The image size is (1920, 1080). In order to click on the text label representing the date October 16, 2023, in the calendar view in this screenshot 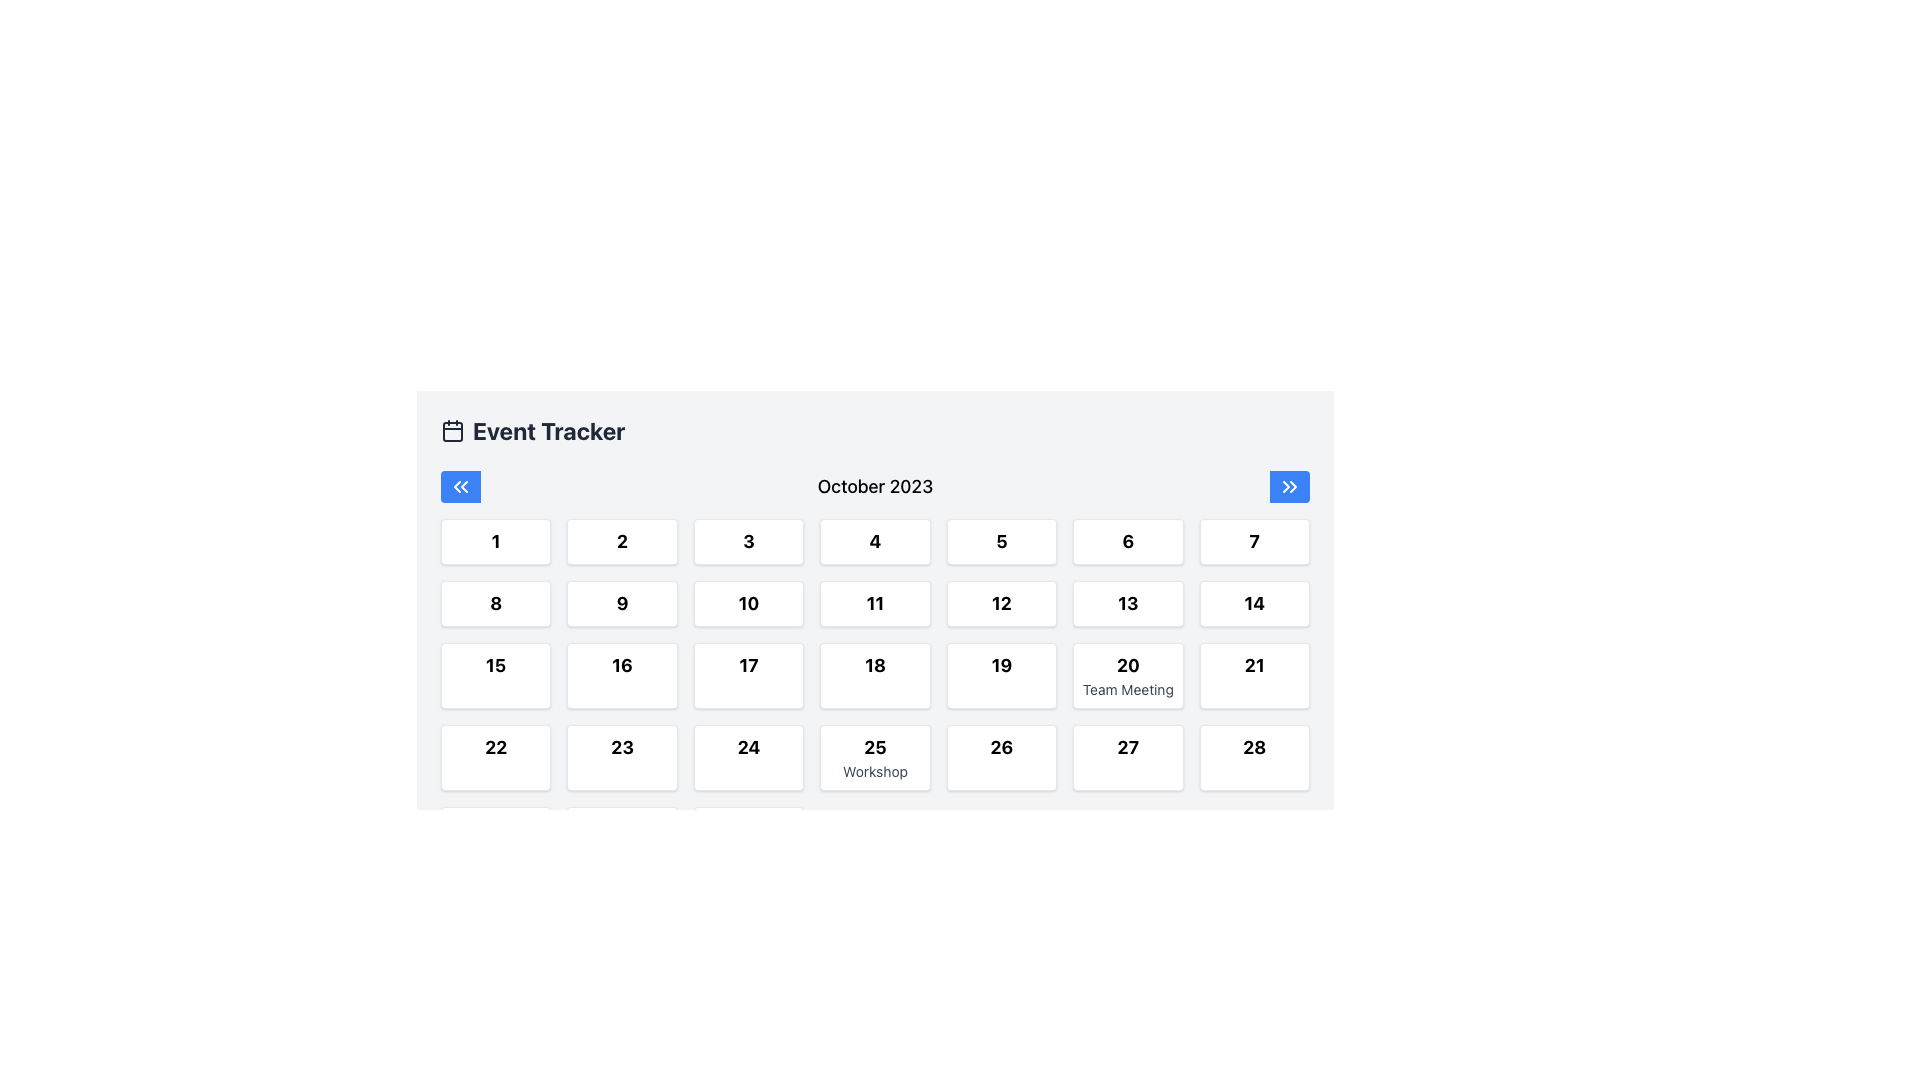, I will do `click(621, 666)`.